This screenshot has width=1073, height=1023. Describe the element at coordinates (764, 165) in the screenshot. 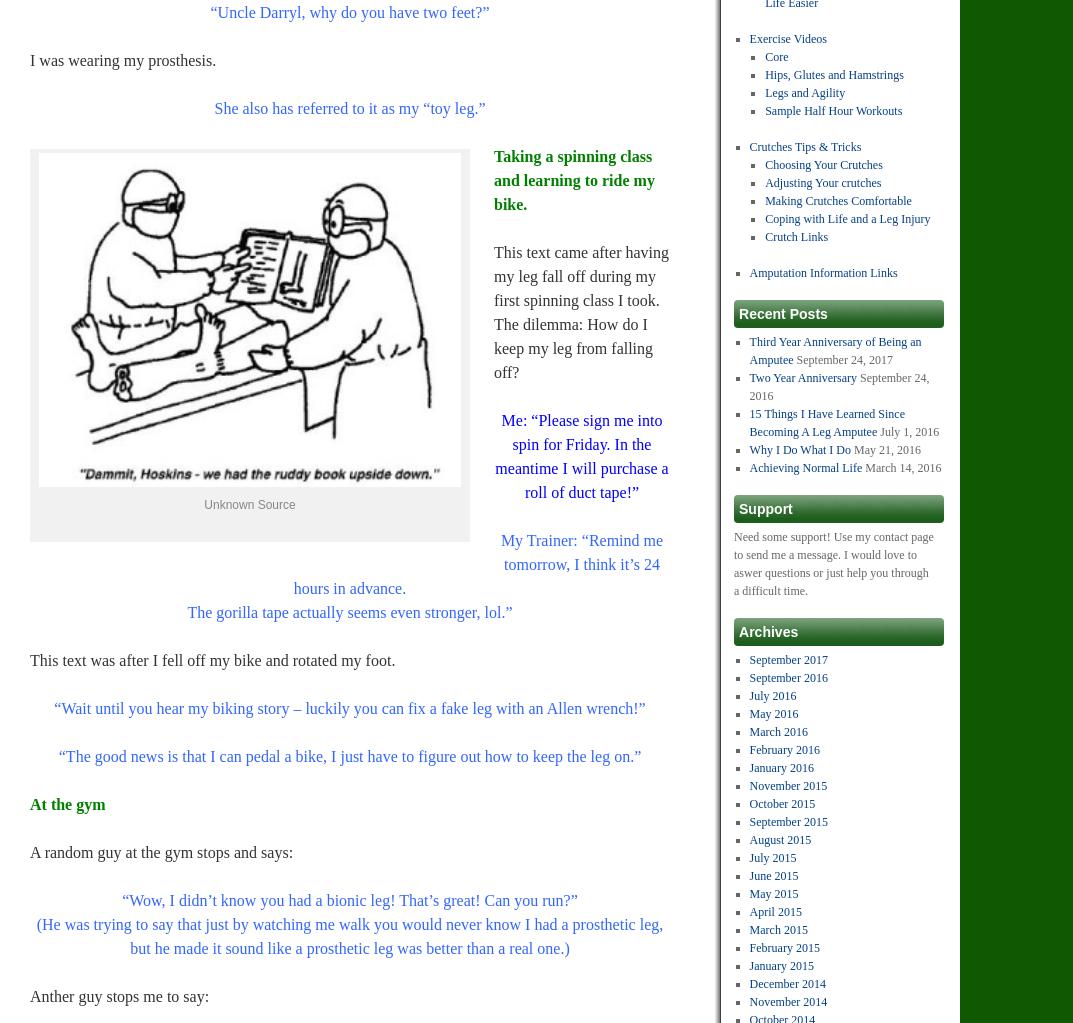

I see `'Choosing Your Crutches'` at that location.